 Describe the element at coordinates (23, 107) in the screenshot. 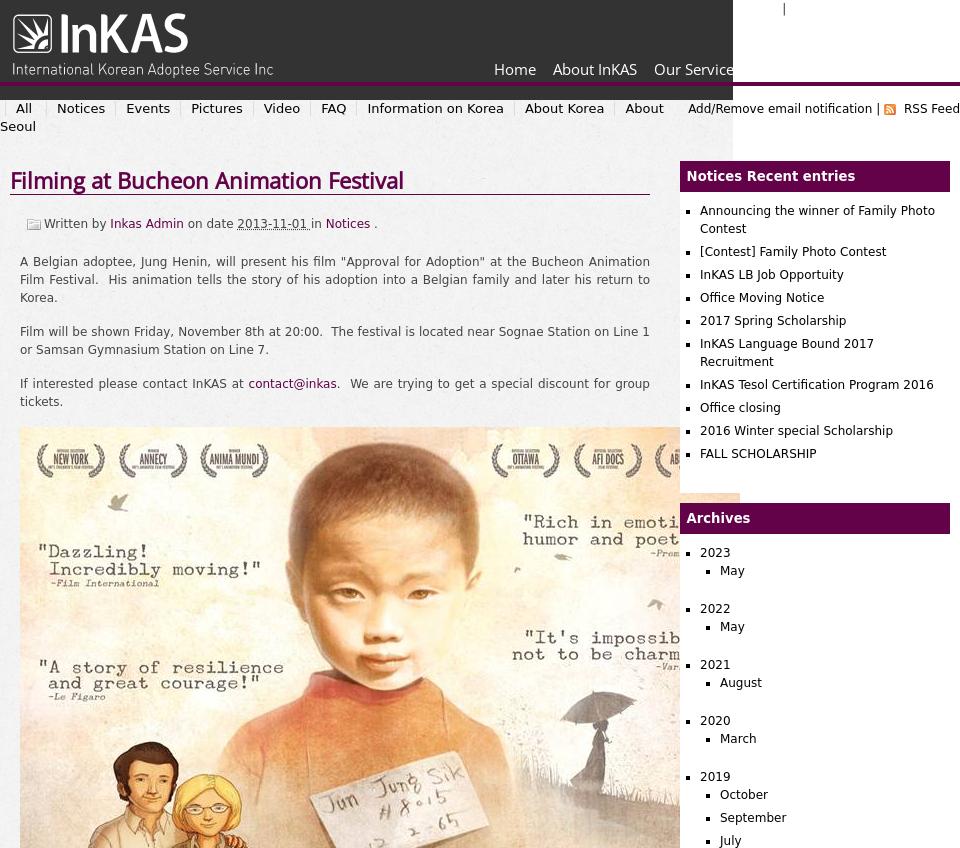

I see `'All'` at that location.